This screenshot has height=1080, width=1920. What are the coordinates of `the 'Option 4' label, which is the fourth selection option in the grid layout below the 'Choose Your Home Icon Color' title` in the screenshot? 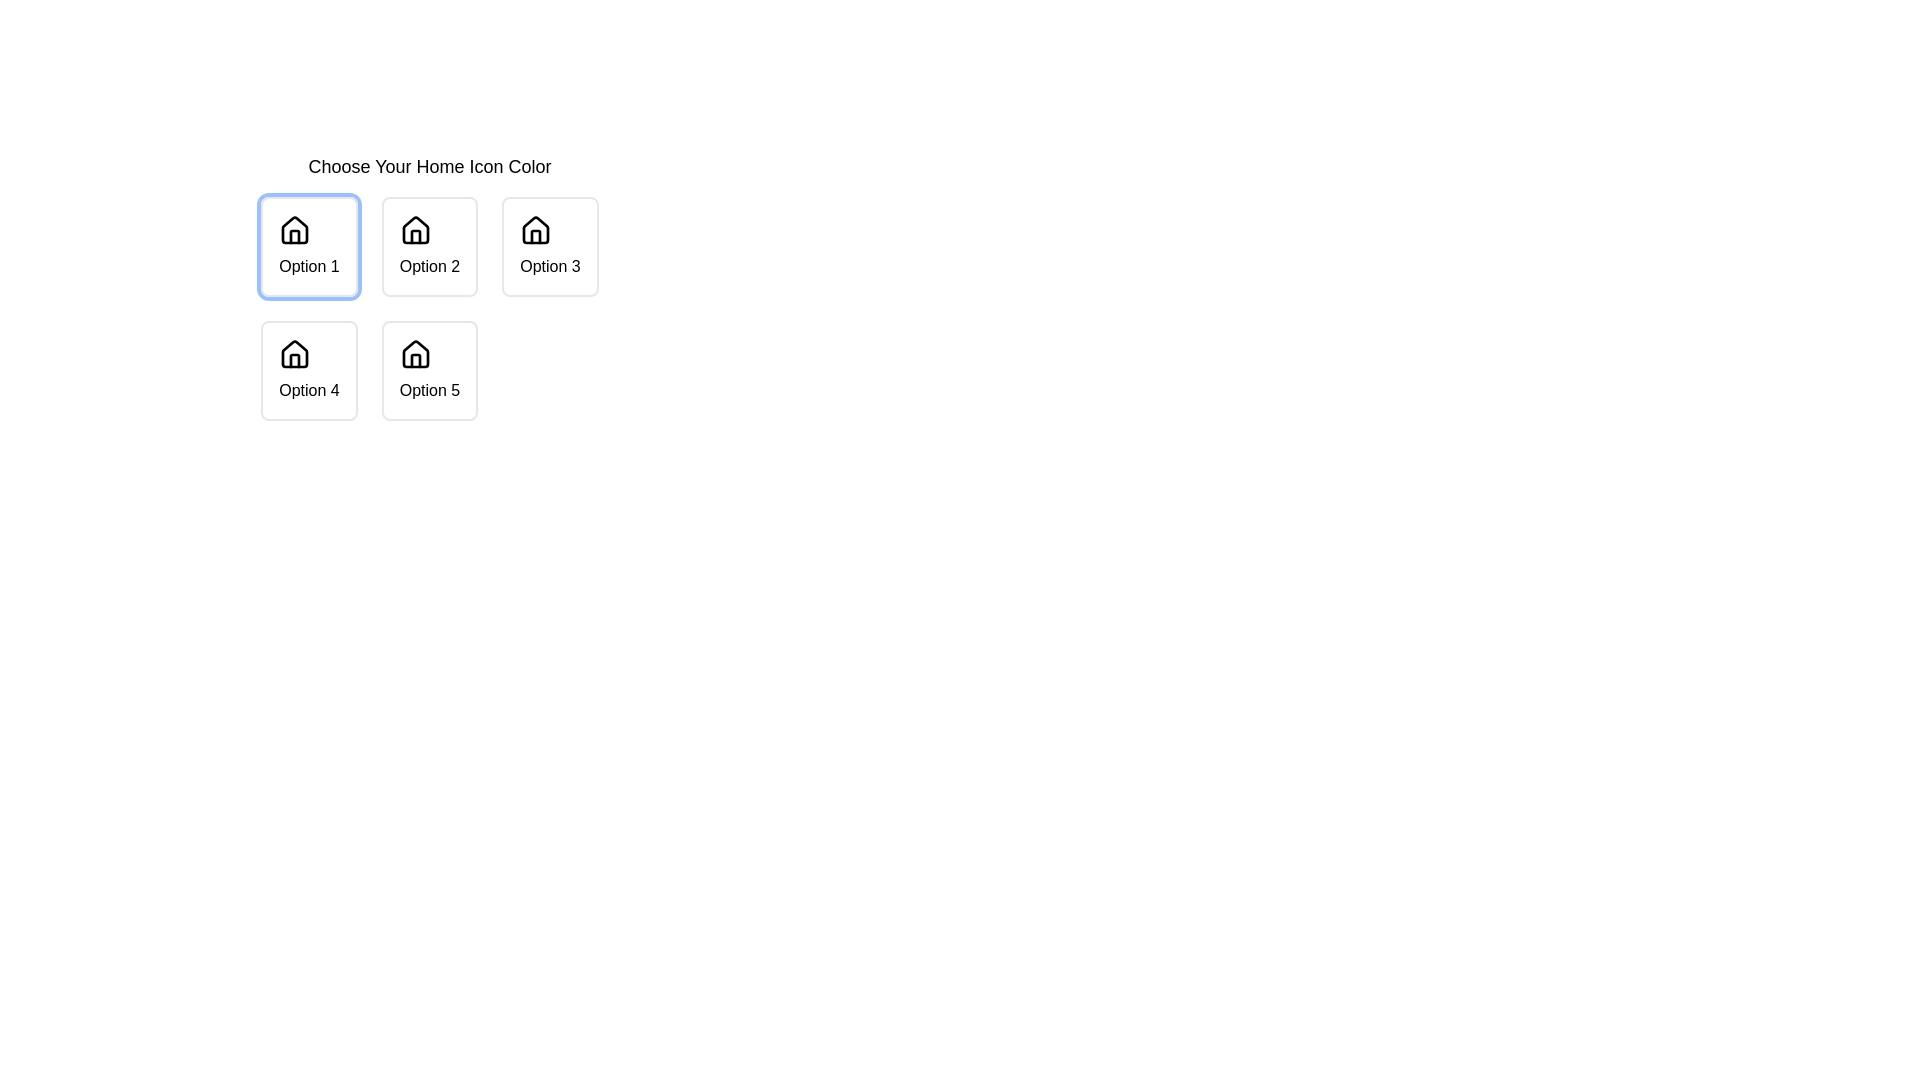 It's located at (308, 390).